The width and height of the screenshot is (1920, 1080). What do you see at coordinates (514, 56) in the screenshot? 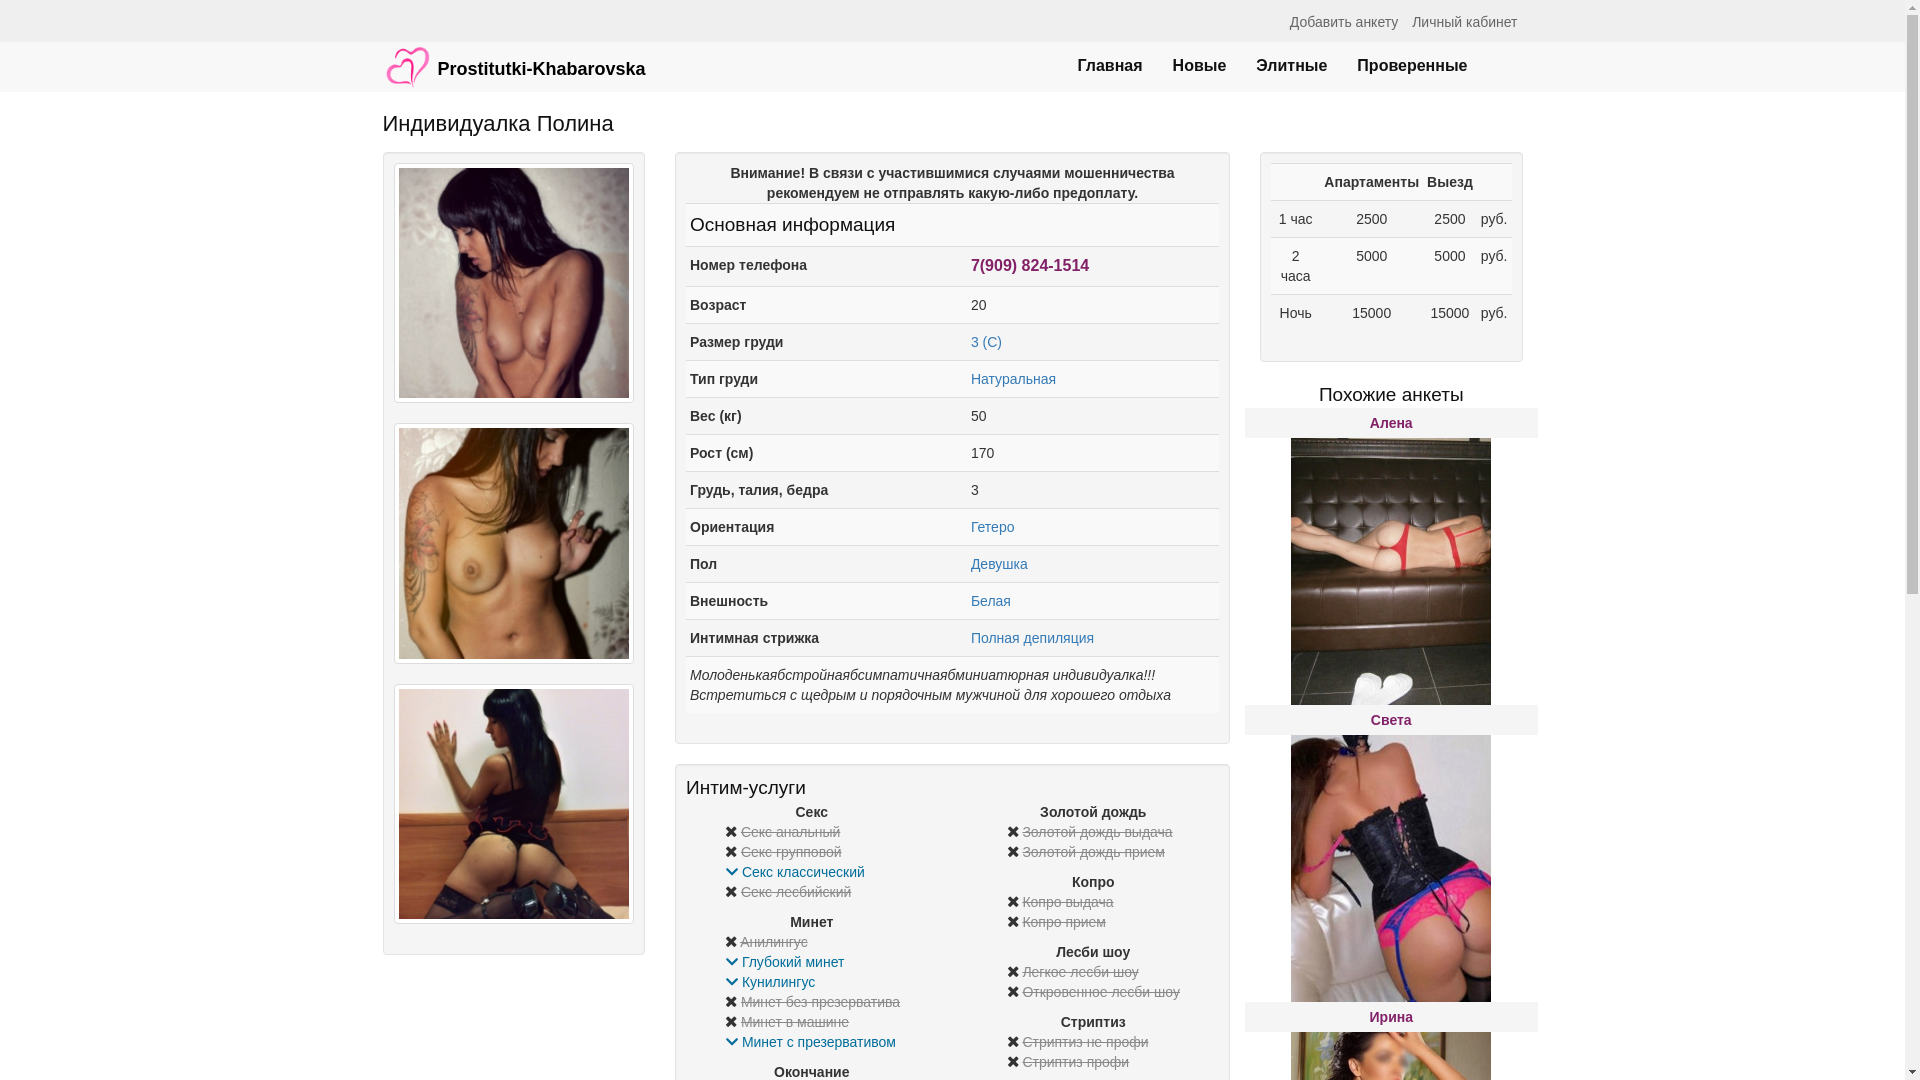
I see `'Prostitutki-Khabarovska'` at bounding box center [514, 56].